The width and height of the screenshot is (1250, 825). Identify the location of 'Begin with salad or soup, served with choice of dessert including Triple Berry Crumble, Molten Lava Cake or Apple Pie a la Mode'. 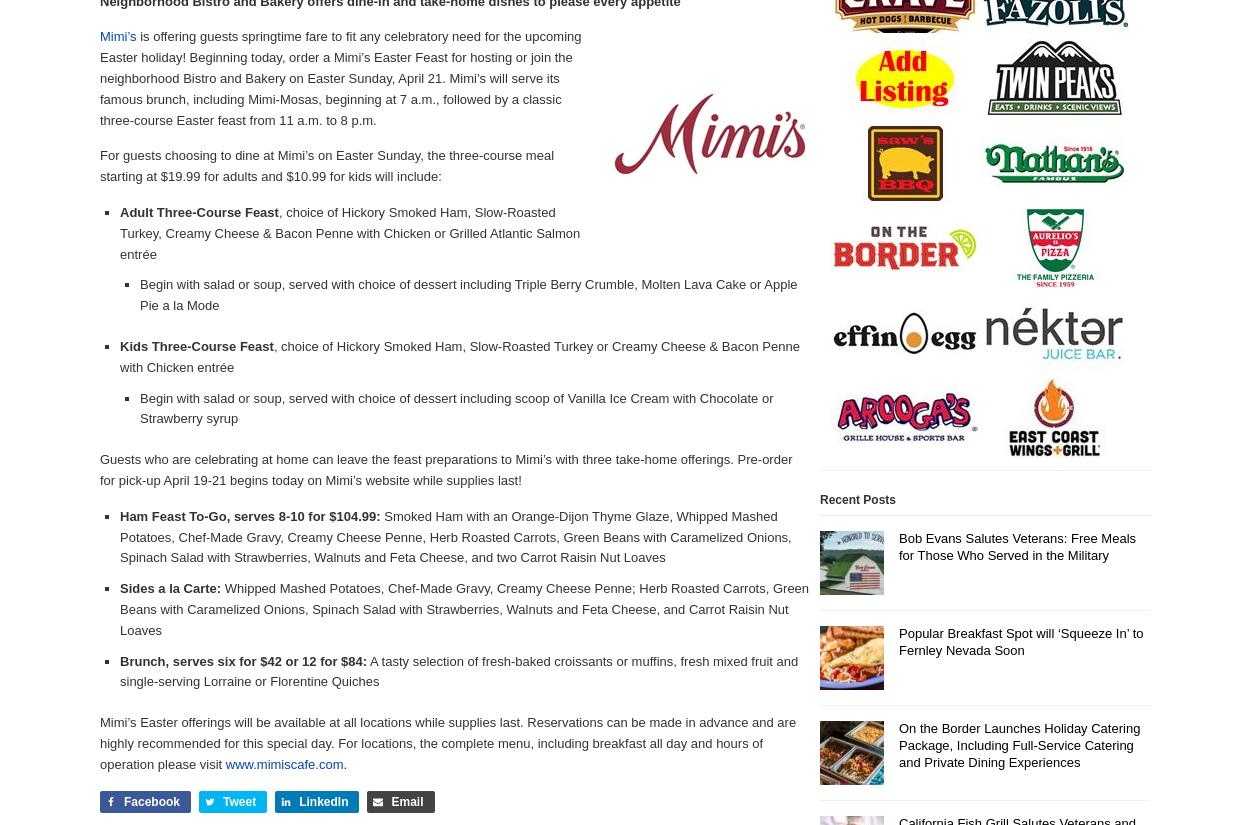
(140, 295).